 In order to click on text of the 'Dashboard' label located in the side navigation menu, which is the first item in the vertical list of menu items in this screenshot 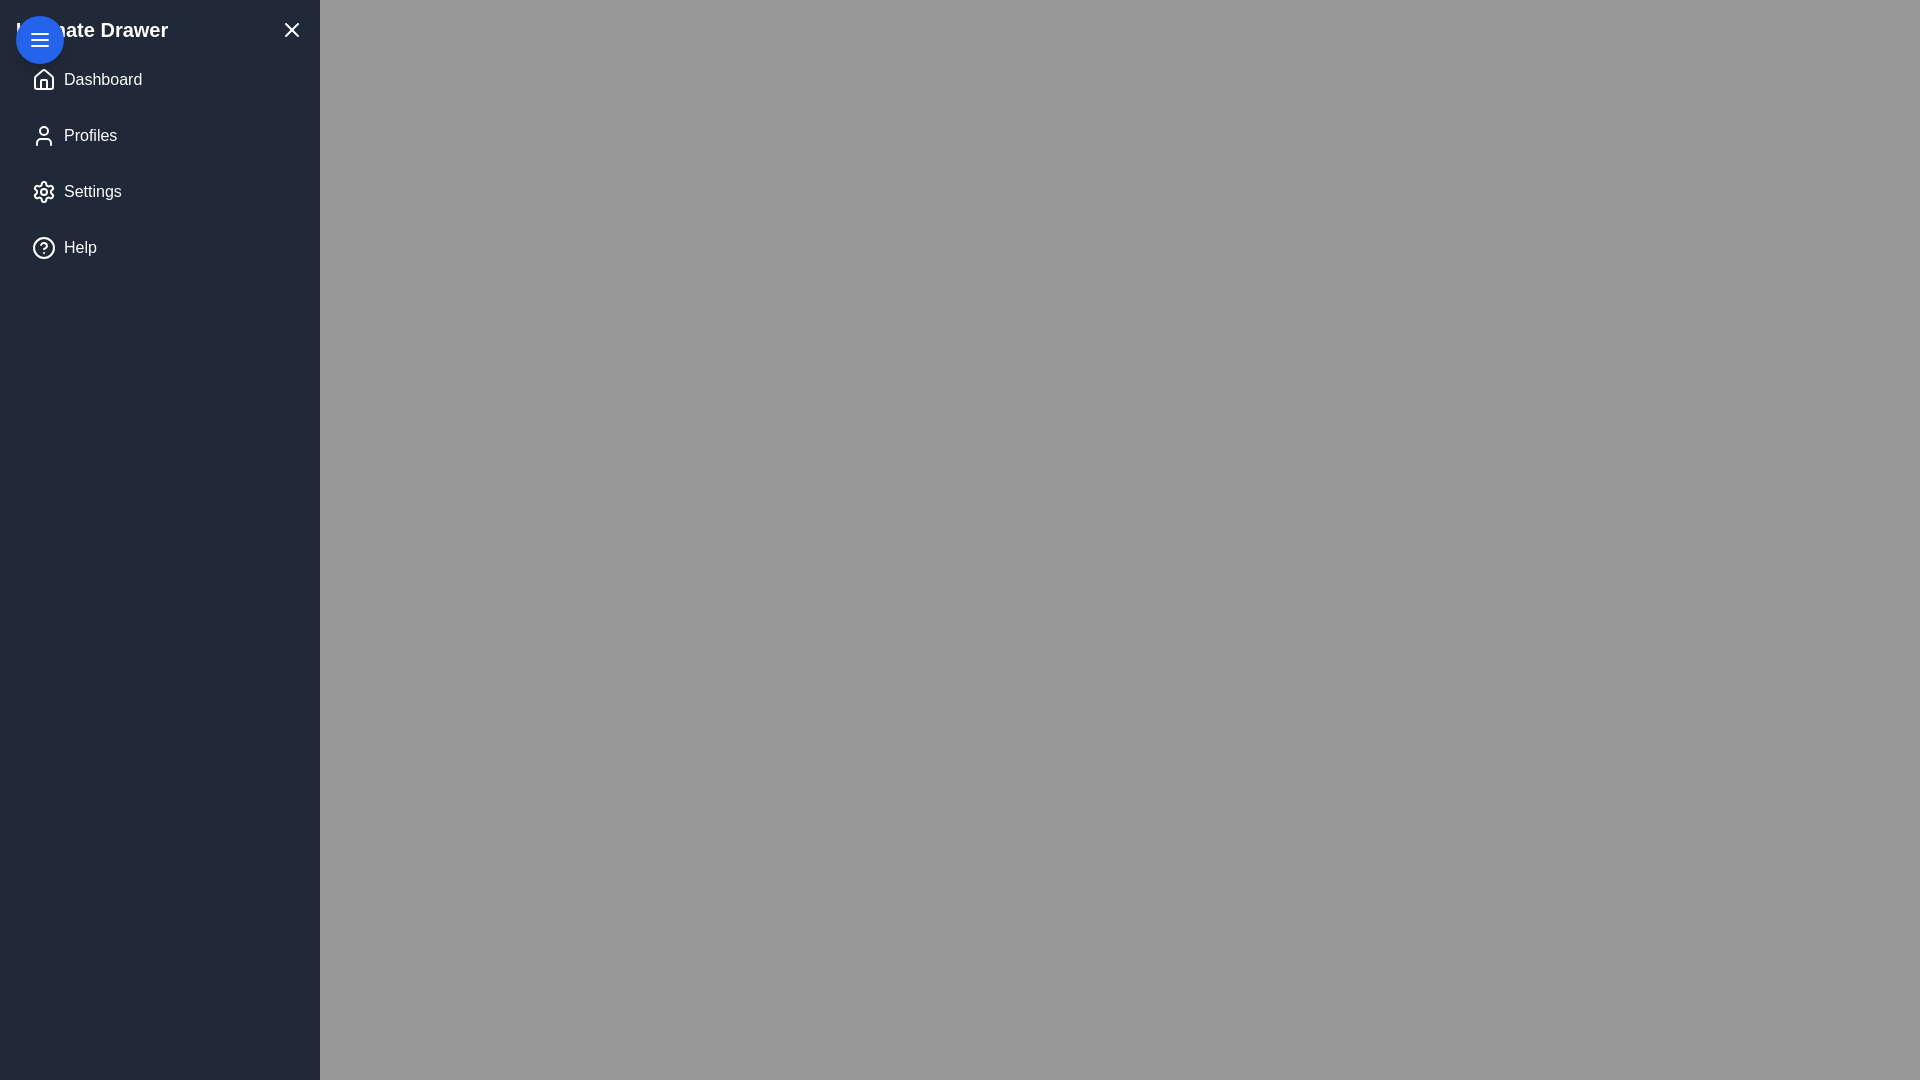, I will do `click(102, 79)`.